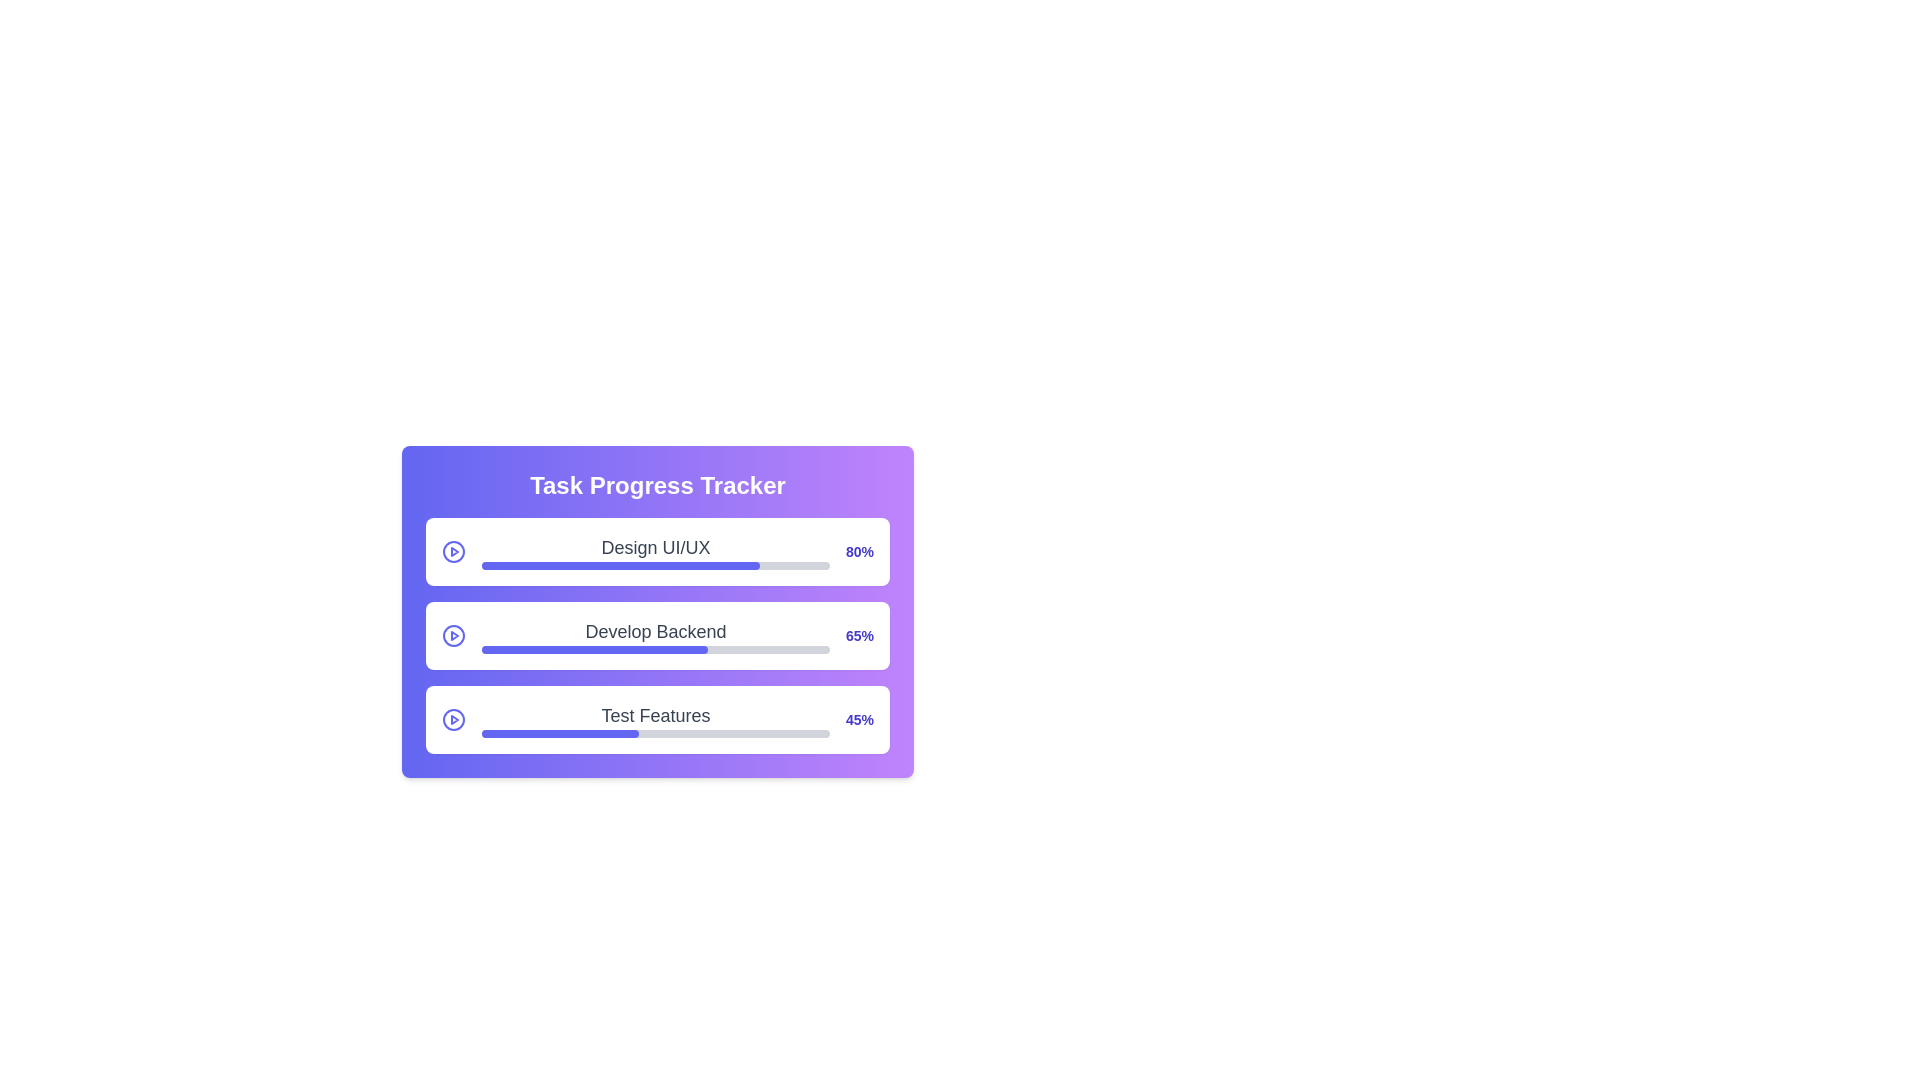 The height and width of the screenshot is (1080, 1920). I want to click on text content of the Text Label indicating the task 'Design UI/UX', which is positioned at the top center of its progress card, above the progress bar, so click(656, 551).